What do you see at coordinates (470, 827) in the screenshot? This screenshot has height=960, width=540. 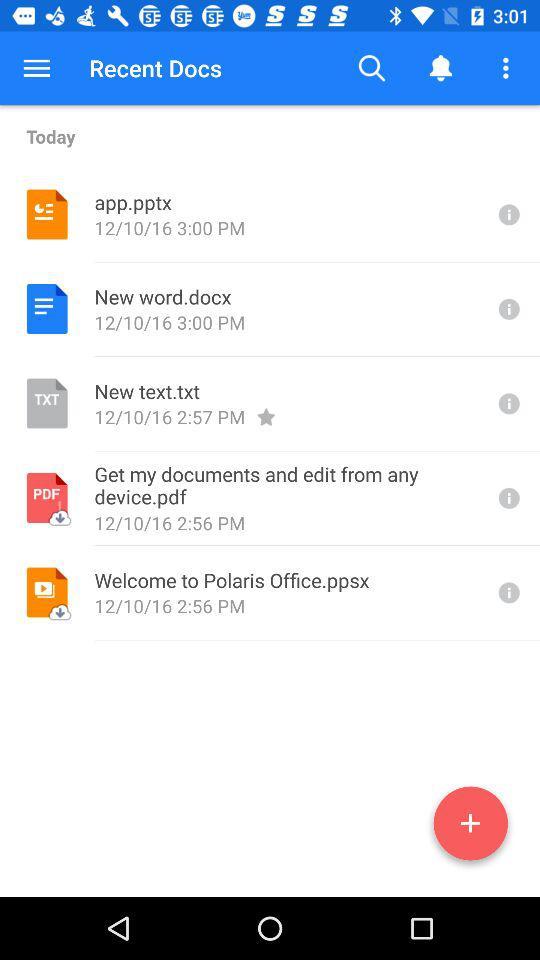 I see `the add icon` at bounding box center [470, 827].